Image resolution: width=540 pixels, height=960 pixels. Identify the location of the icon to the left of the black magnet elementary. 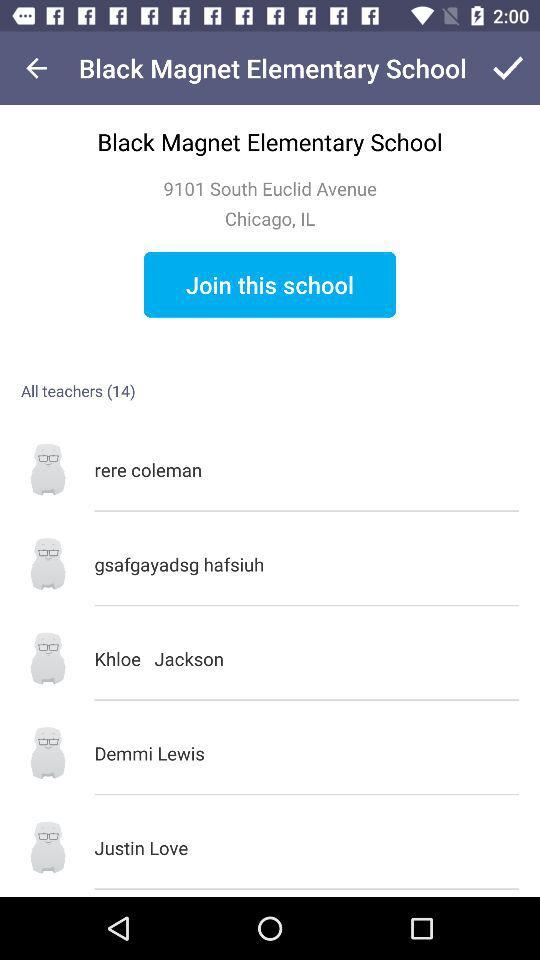
(36, 68).